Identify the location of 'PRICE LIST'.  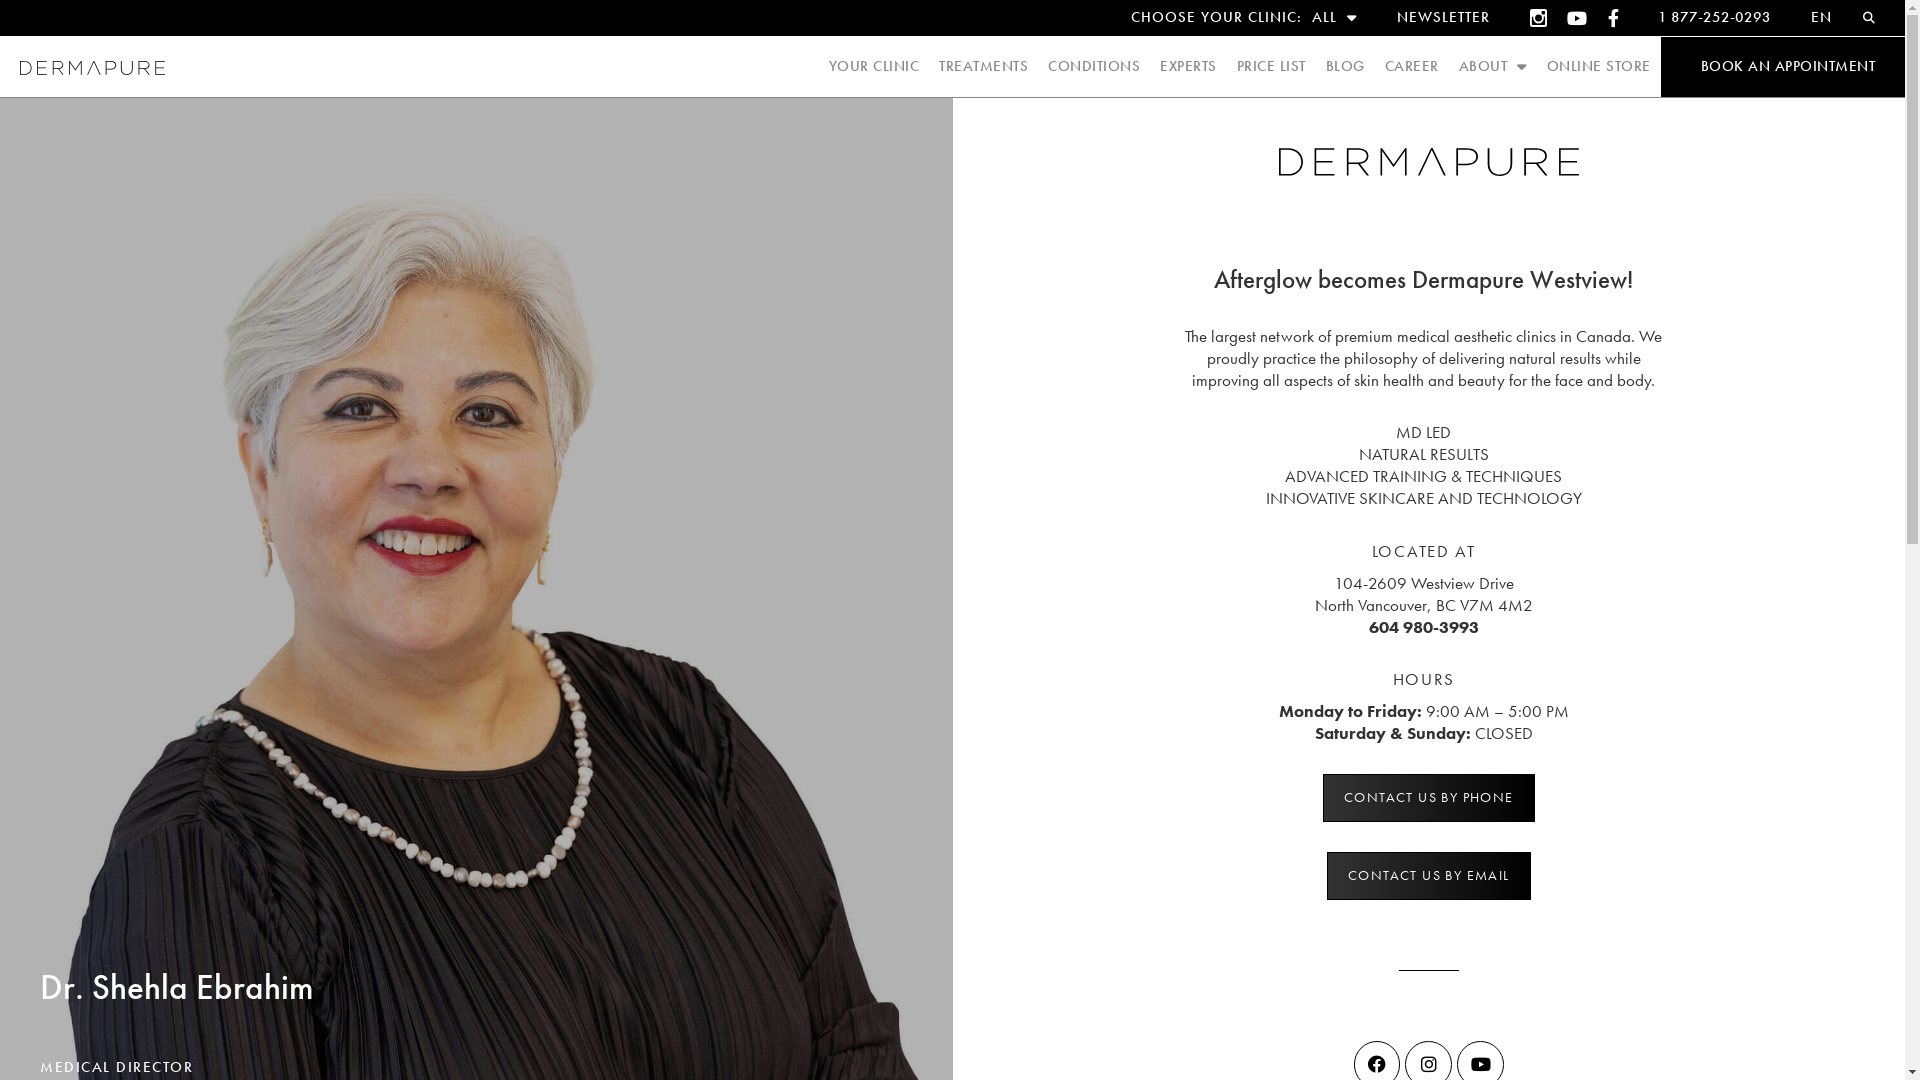
(1269, 65).